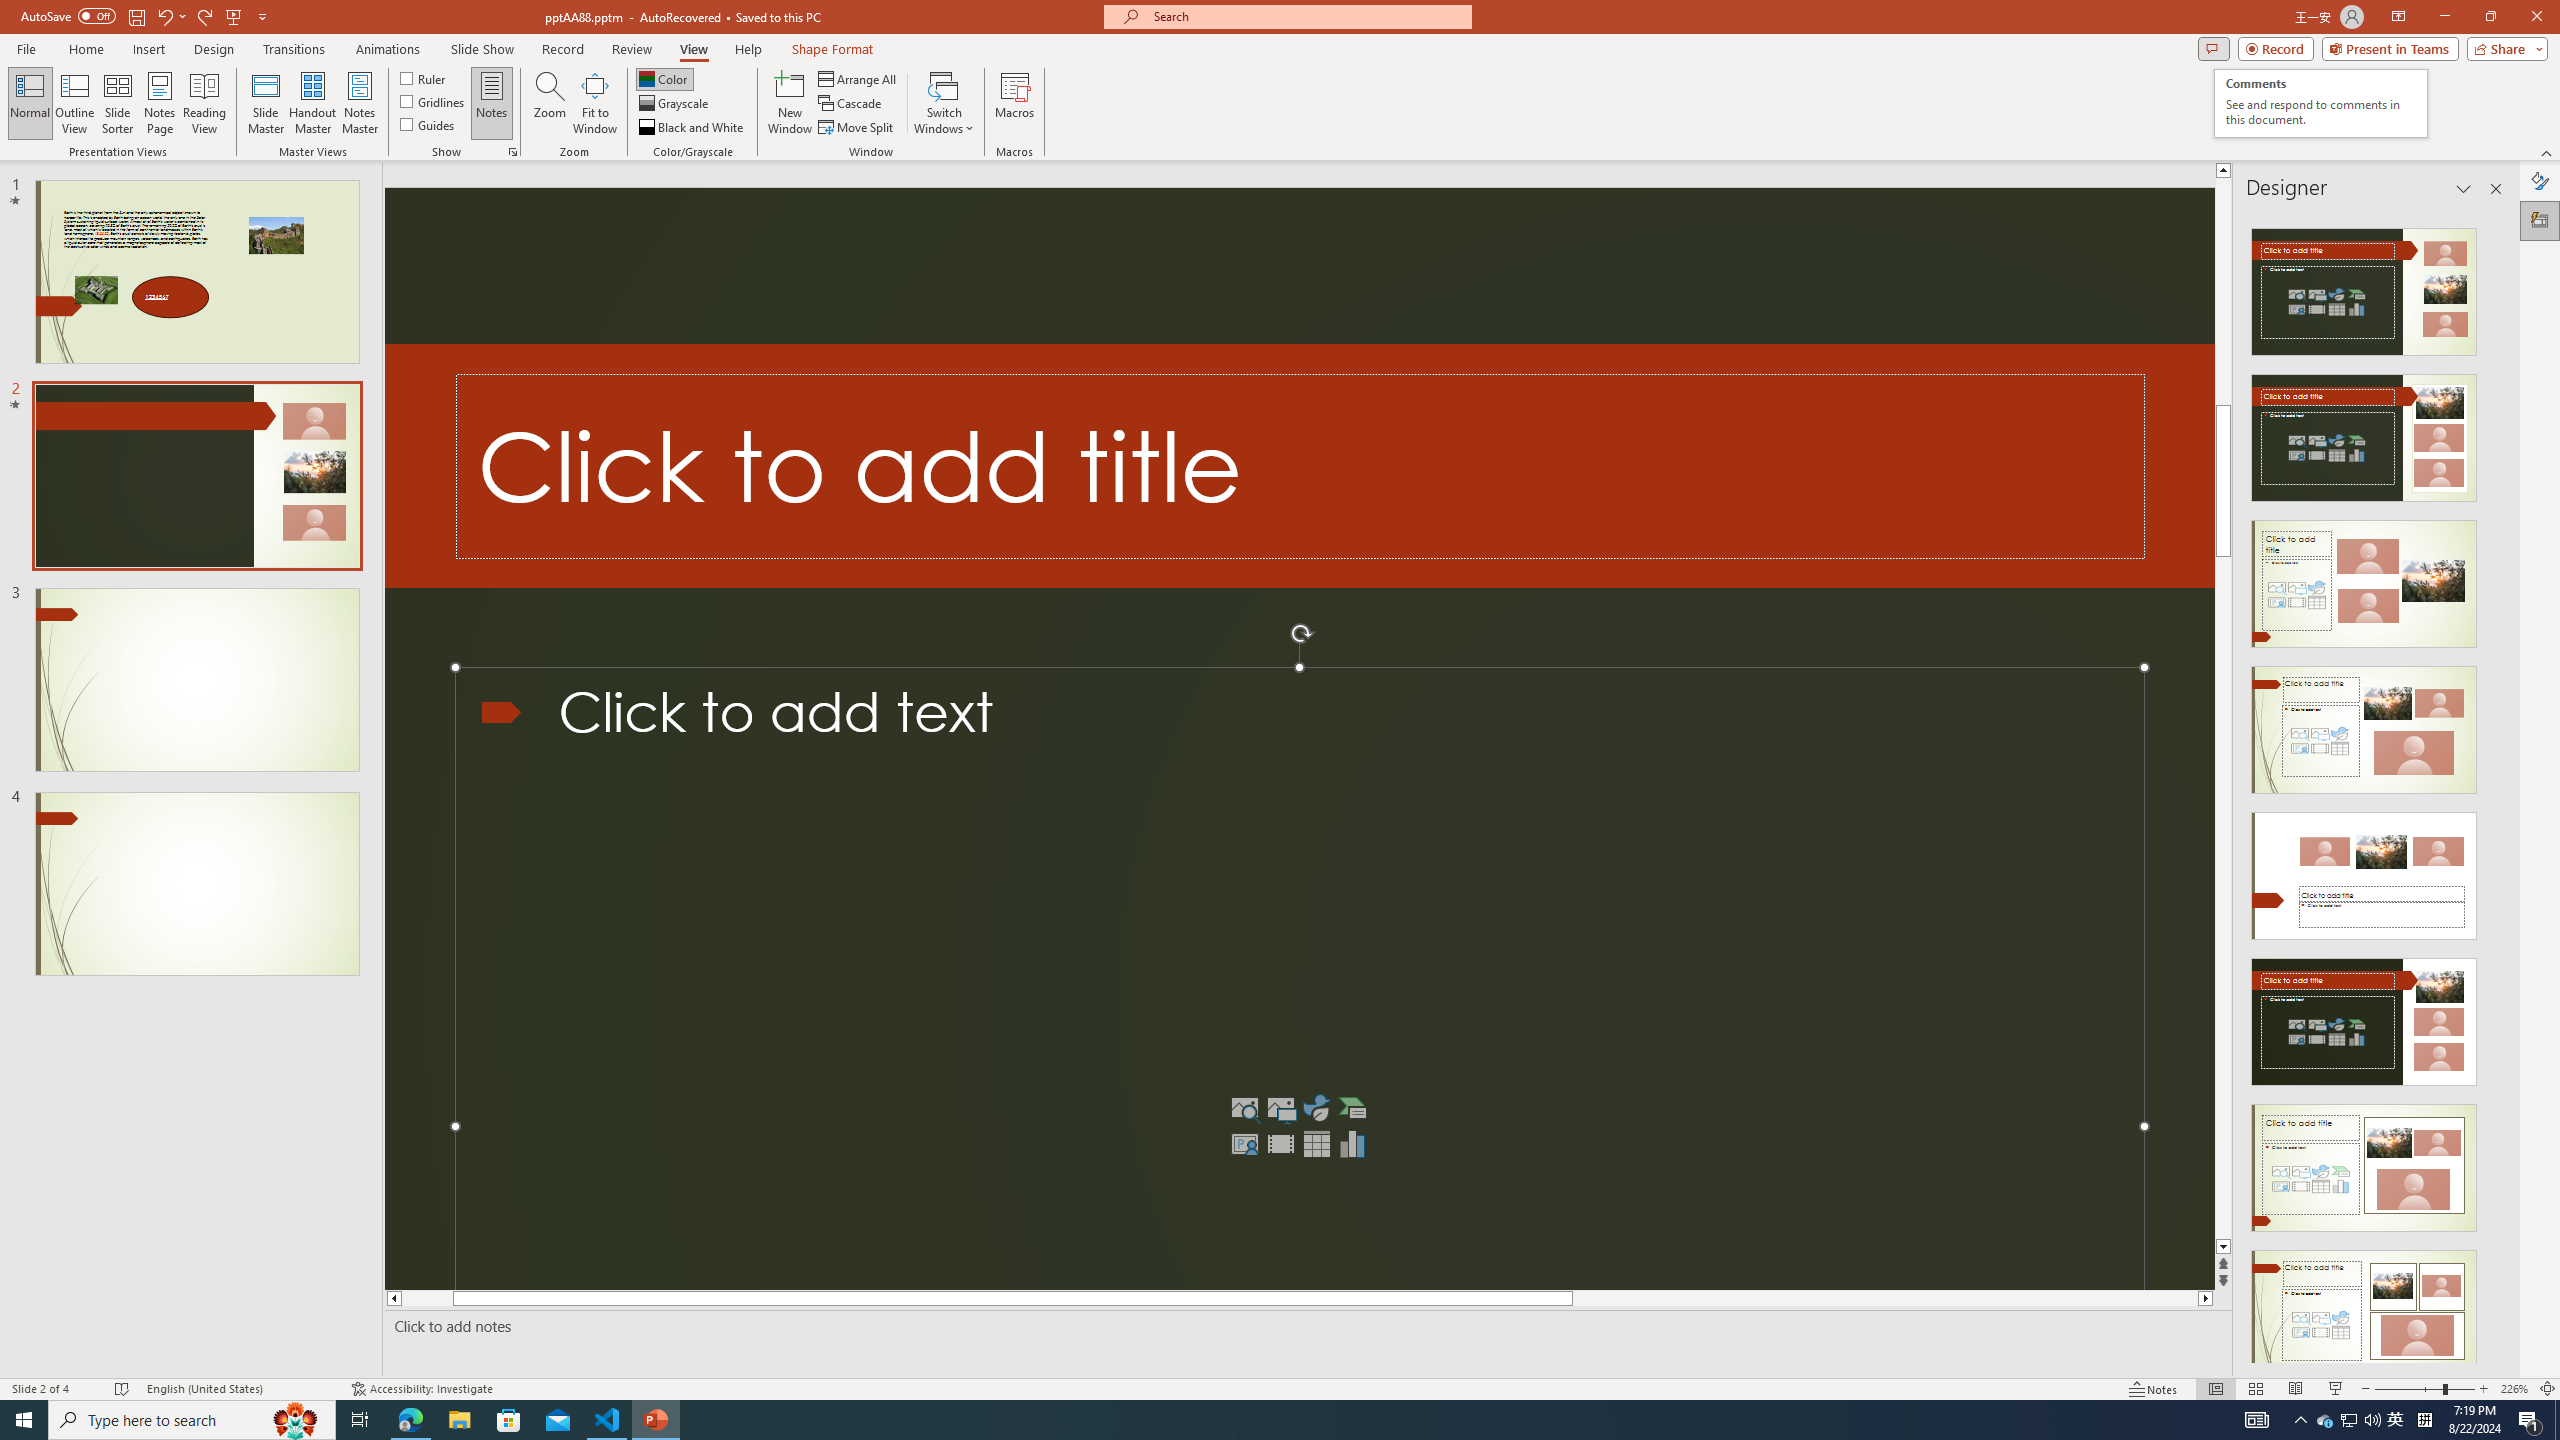  I want to click on 'Zoom 226%', so click(2515, 1389).